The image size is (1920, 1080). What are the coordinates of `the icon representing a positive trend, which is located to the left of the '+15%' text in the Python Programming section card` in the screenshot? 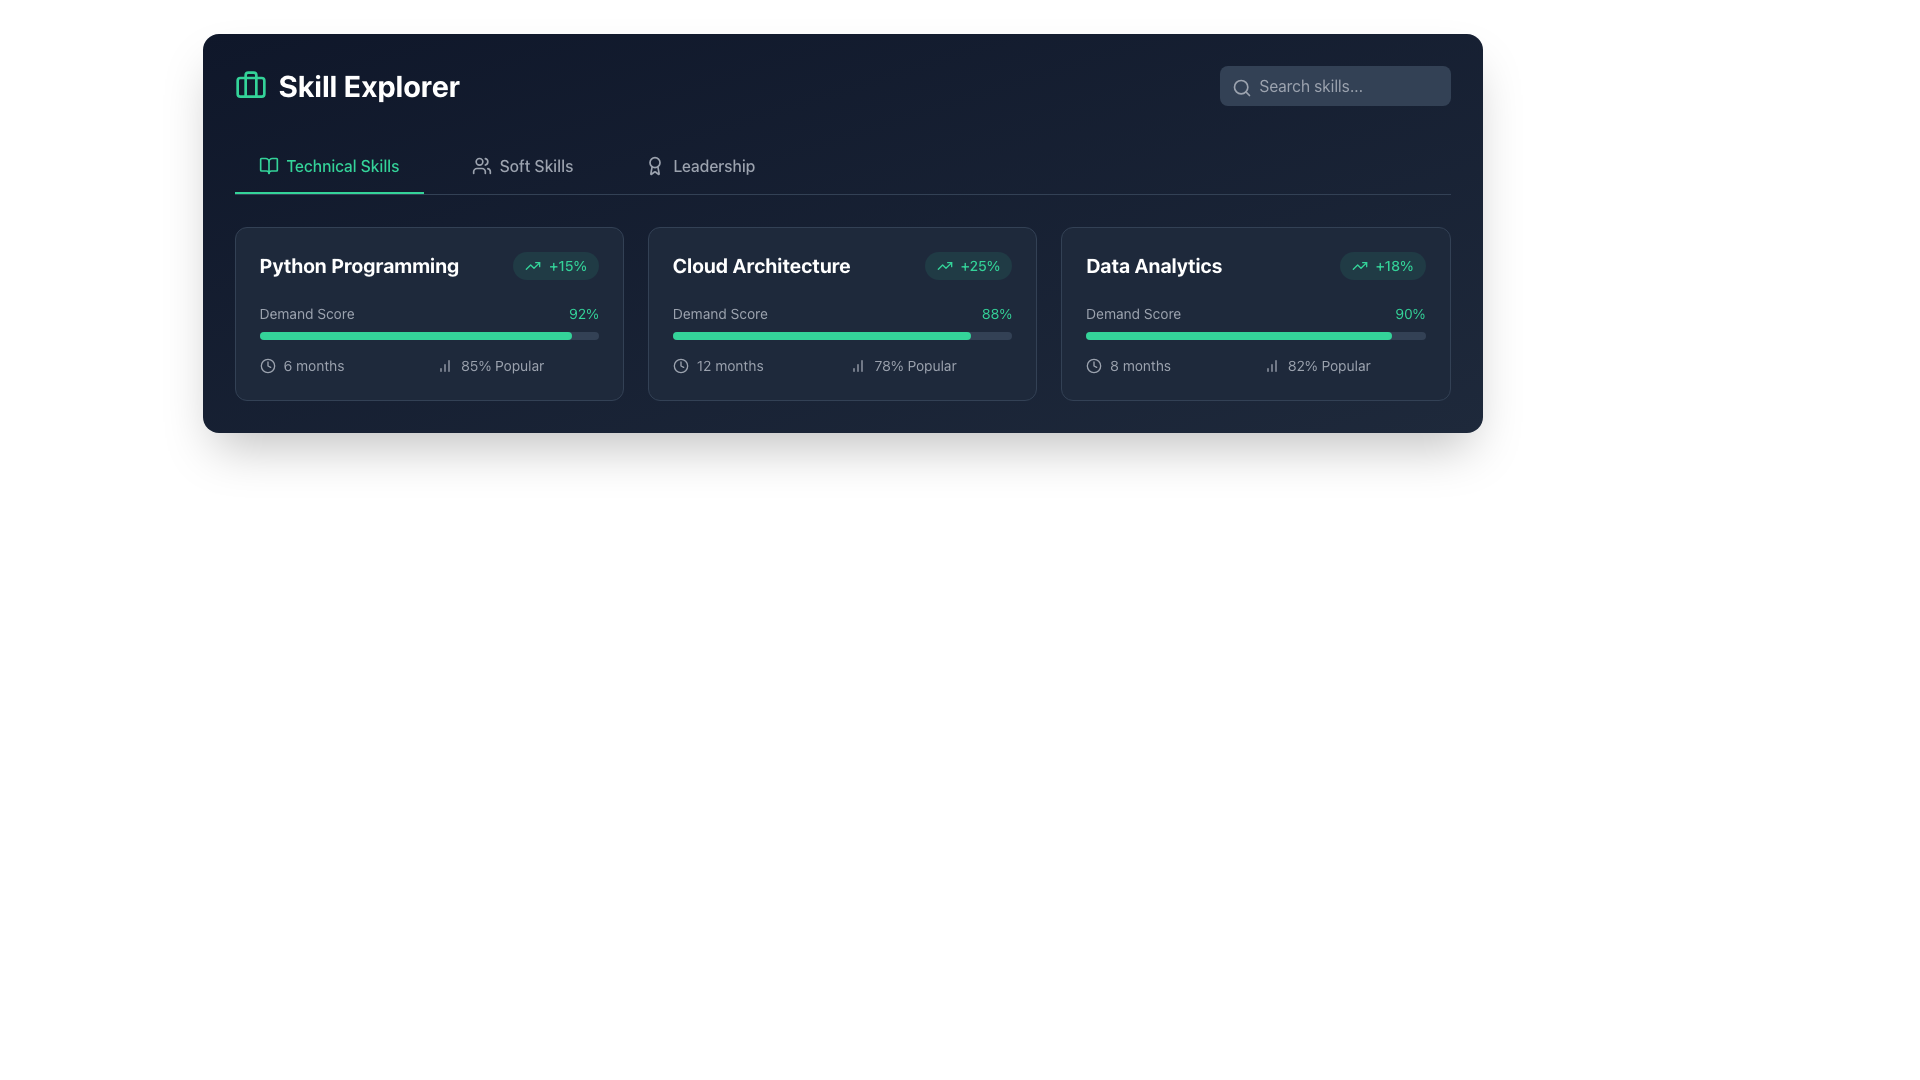 It's located at (533, 265).